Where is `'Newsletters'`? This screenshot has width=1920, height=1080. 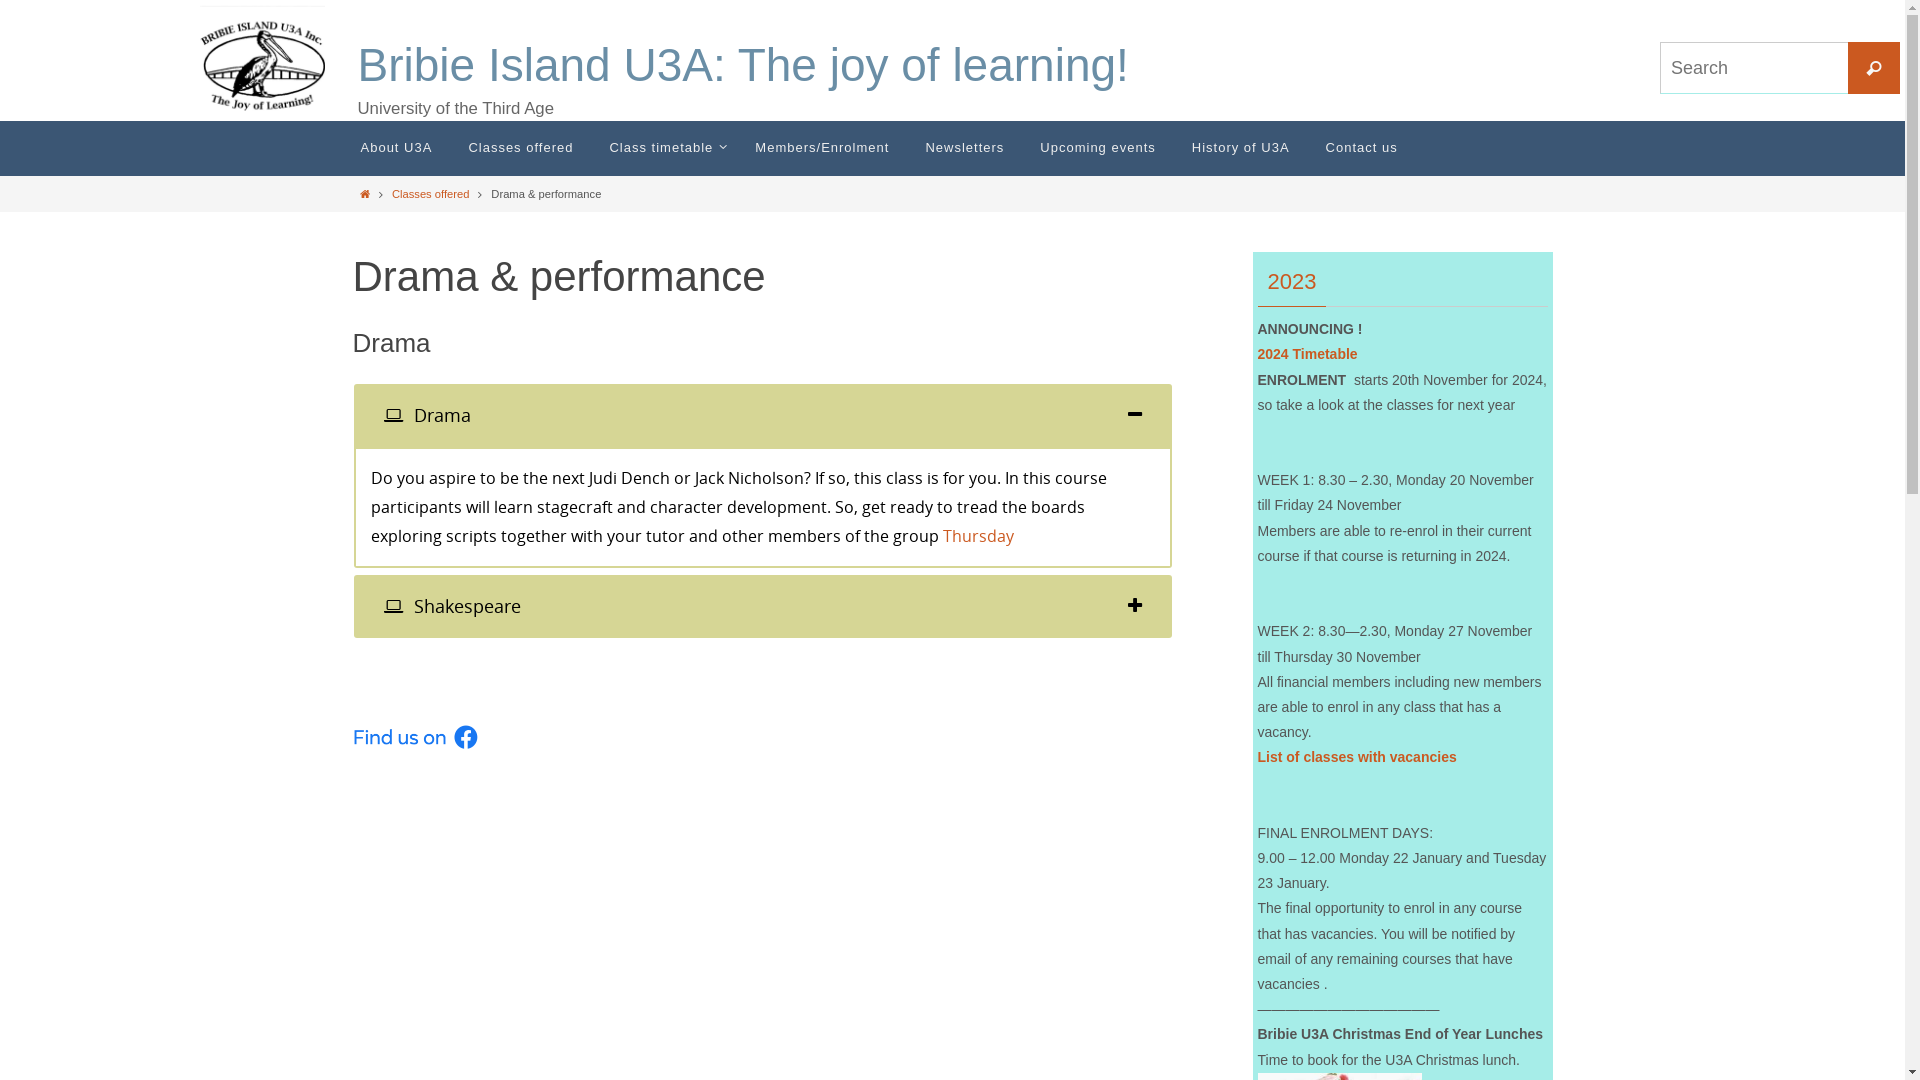 'Newsletters' is located at coordinates (964, 147).